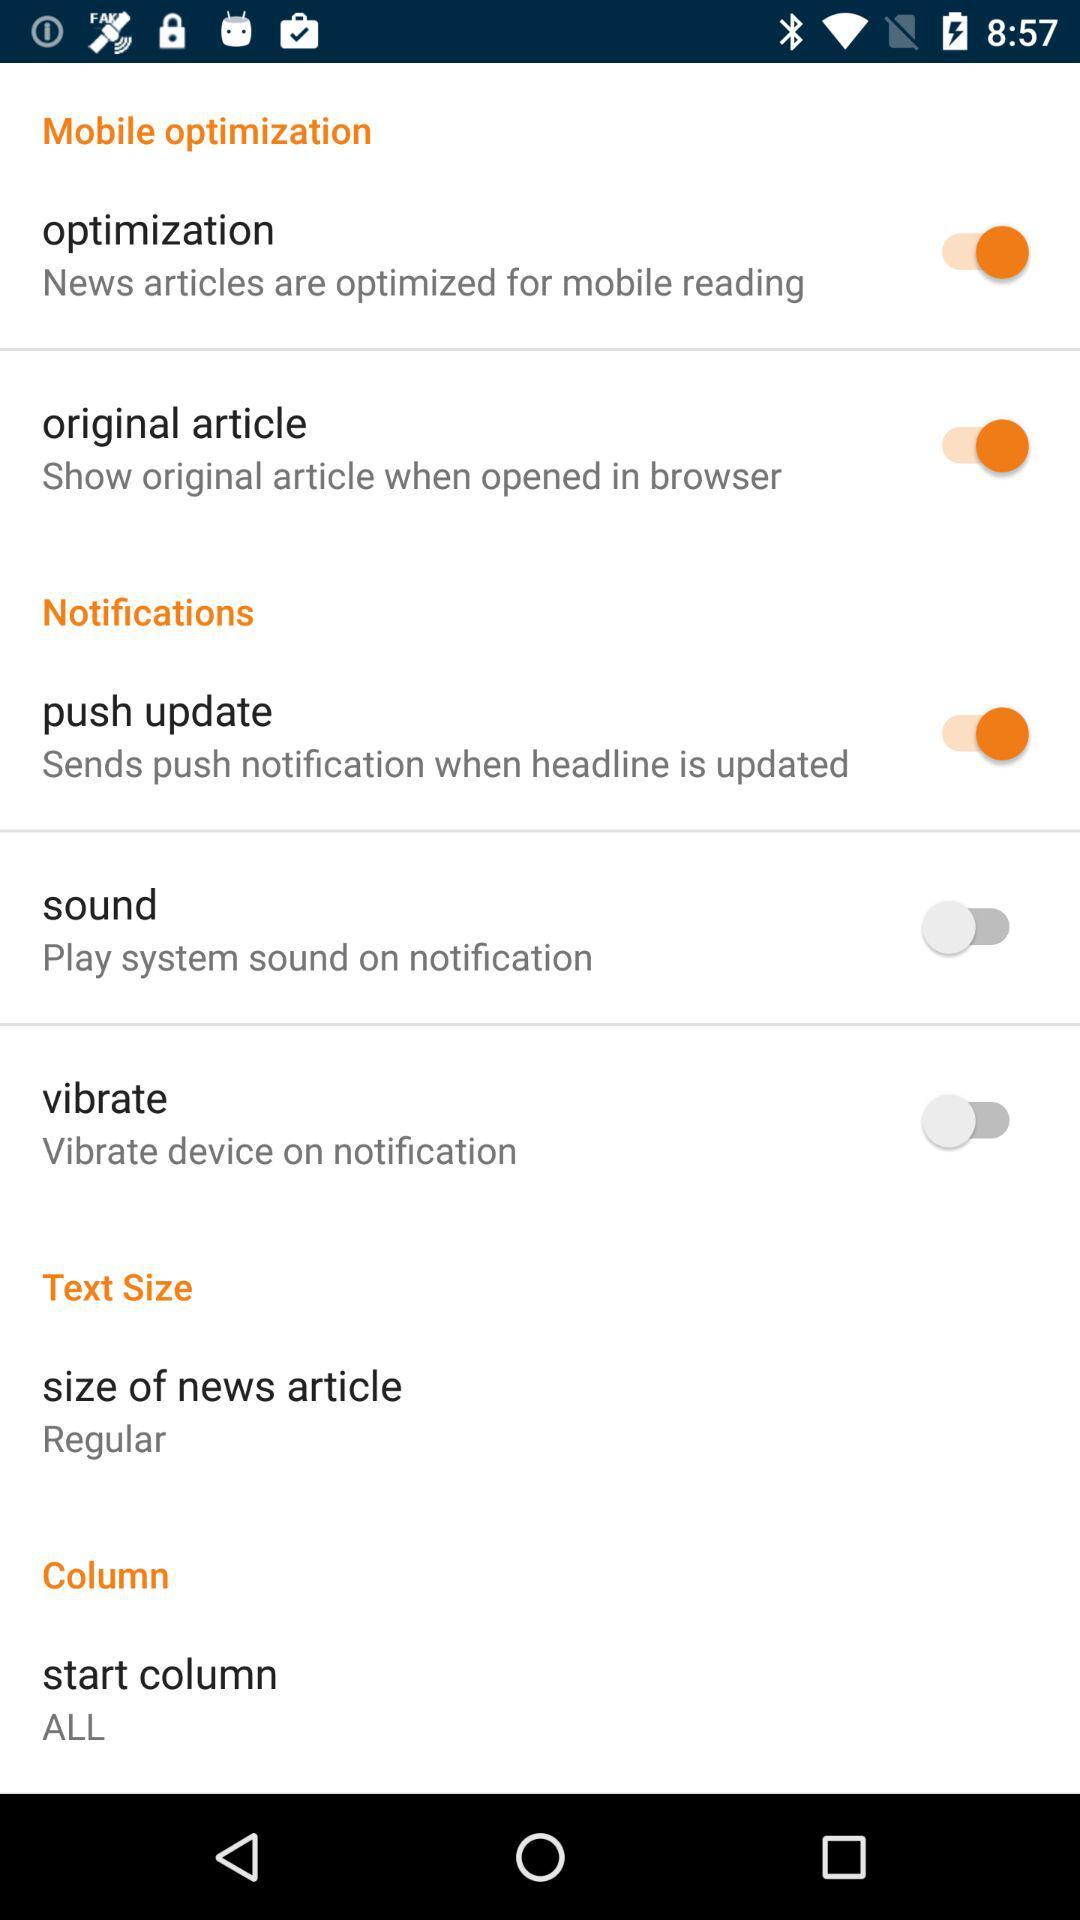 The image size is (1080, 1920). Describe the element at coordinates (104, 1436) in the screenshot. I see `the icon above column` at that location.